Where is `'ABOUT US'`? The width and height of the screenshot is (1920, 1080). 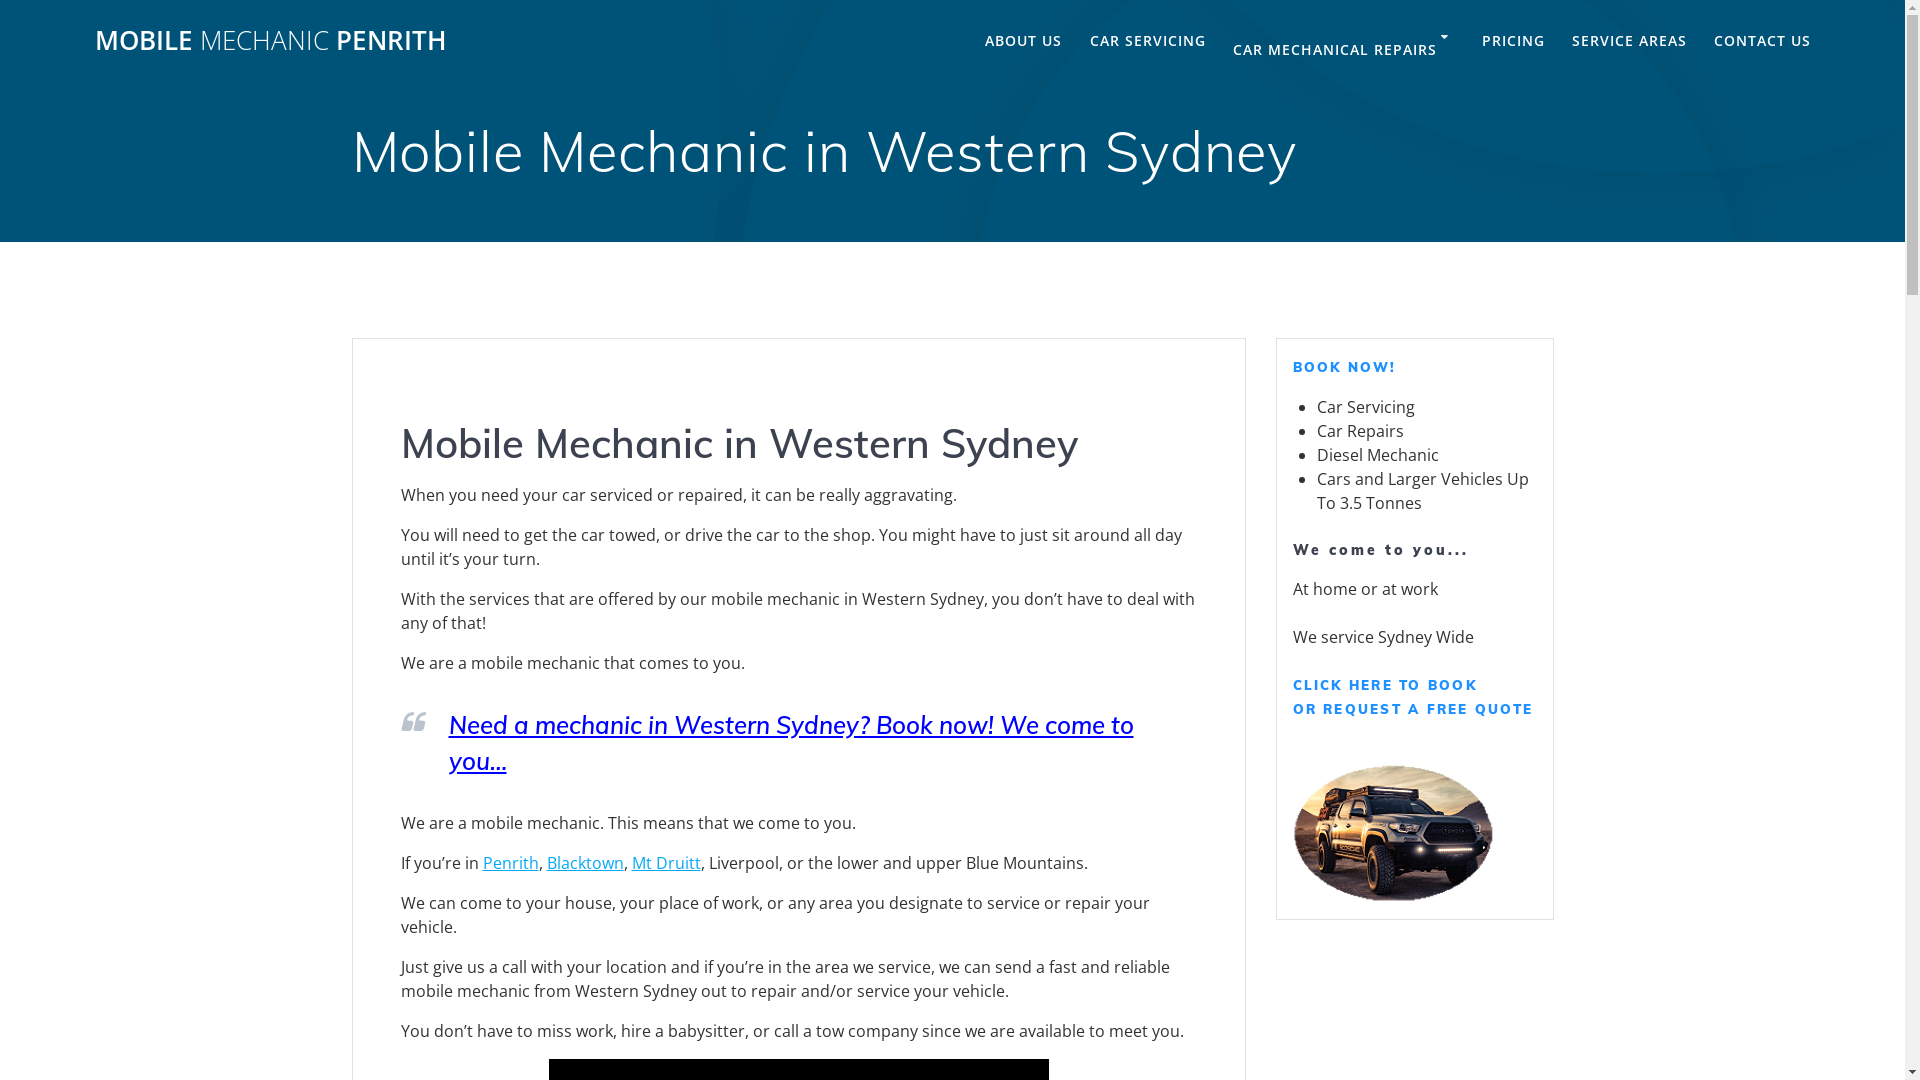 'ABOUT US' is located at coordinates (1023, 41).